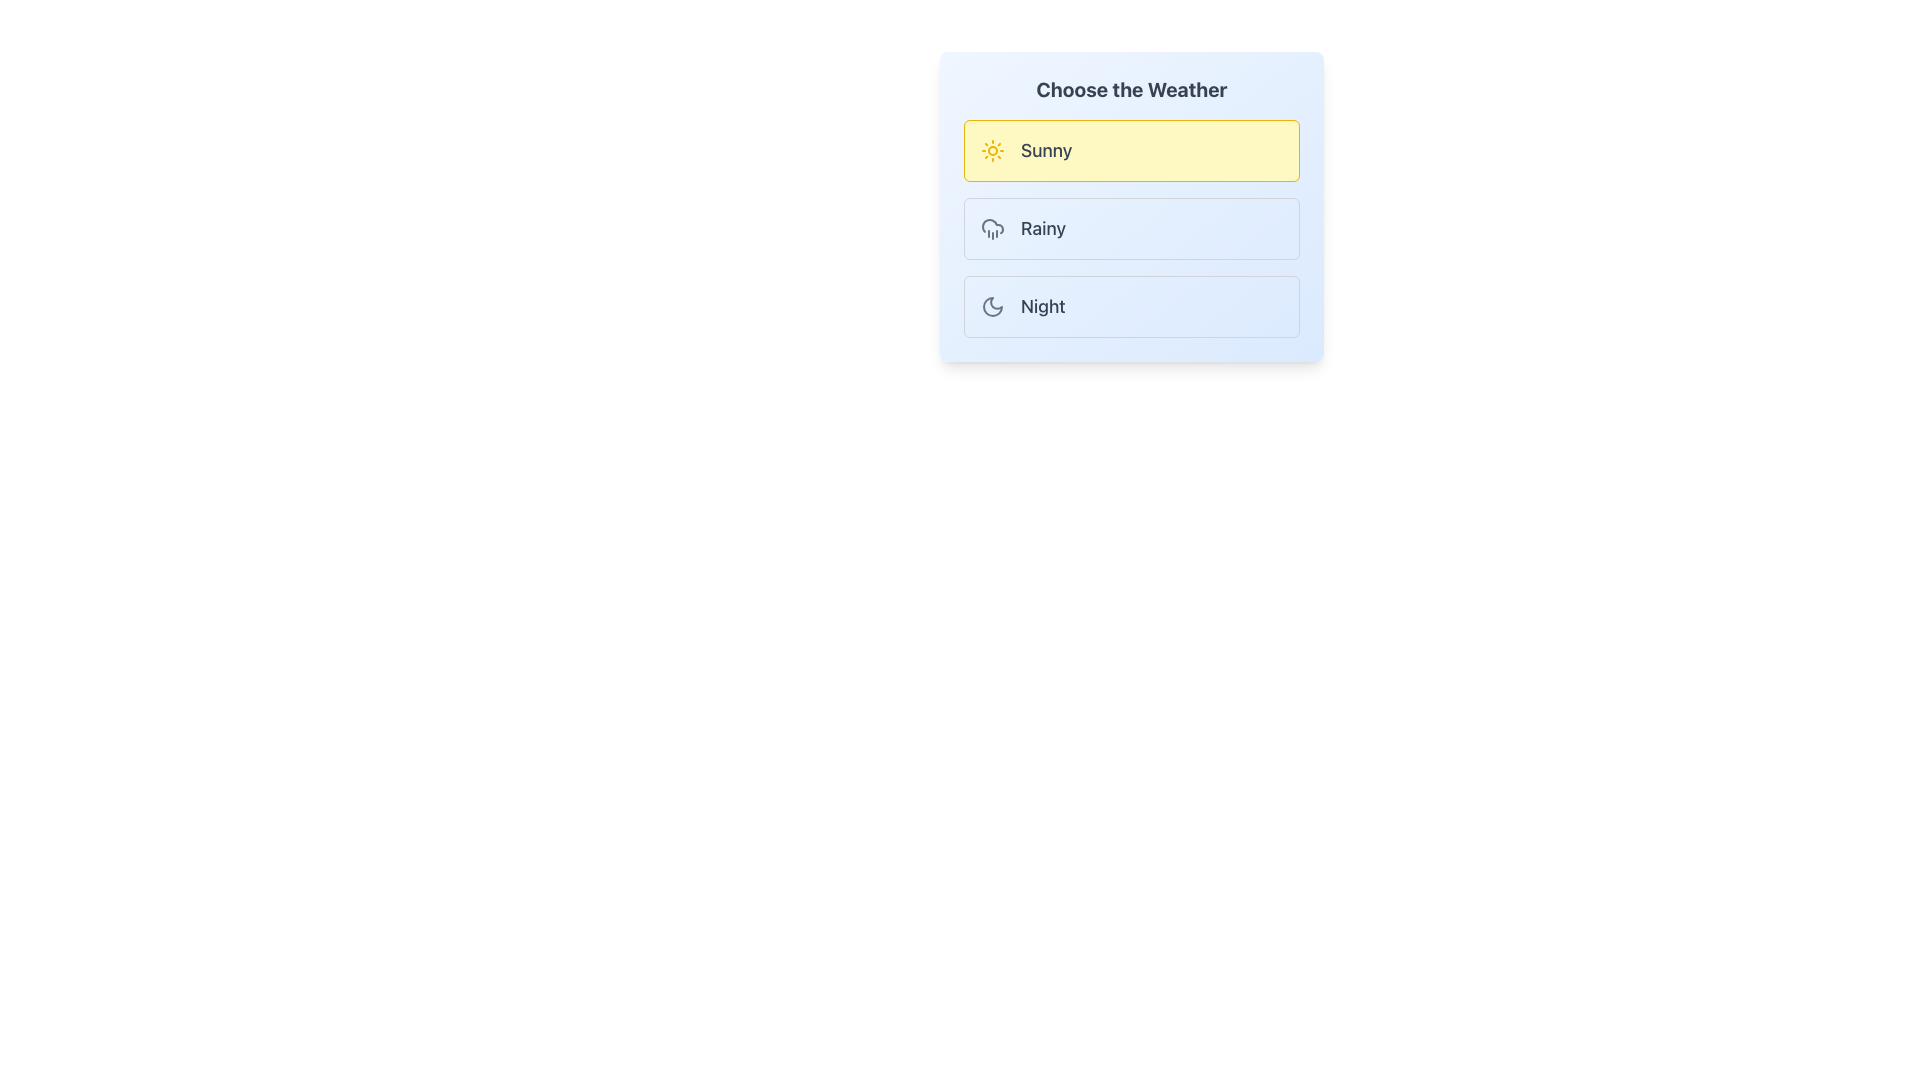 This screenshot has width=1920, height=1080. What do you see at coordinates (1042, 227) in the screenshot?
I see `the text label displaying 'Rainy', which is styled in gray and positioned within a selectable box to the right of the rain icon` at bounding box center [1042, 227].